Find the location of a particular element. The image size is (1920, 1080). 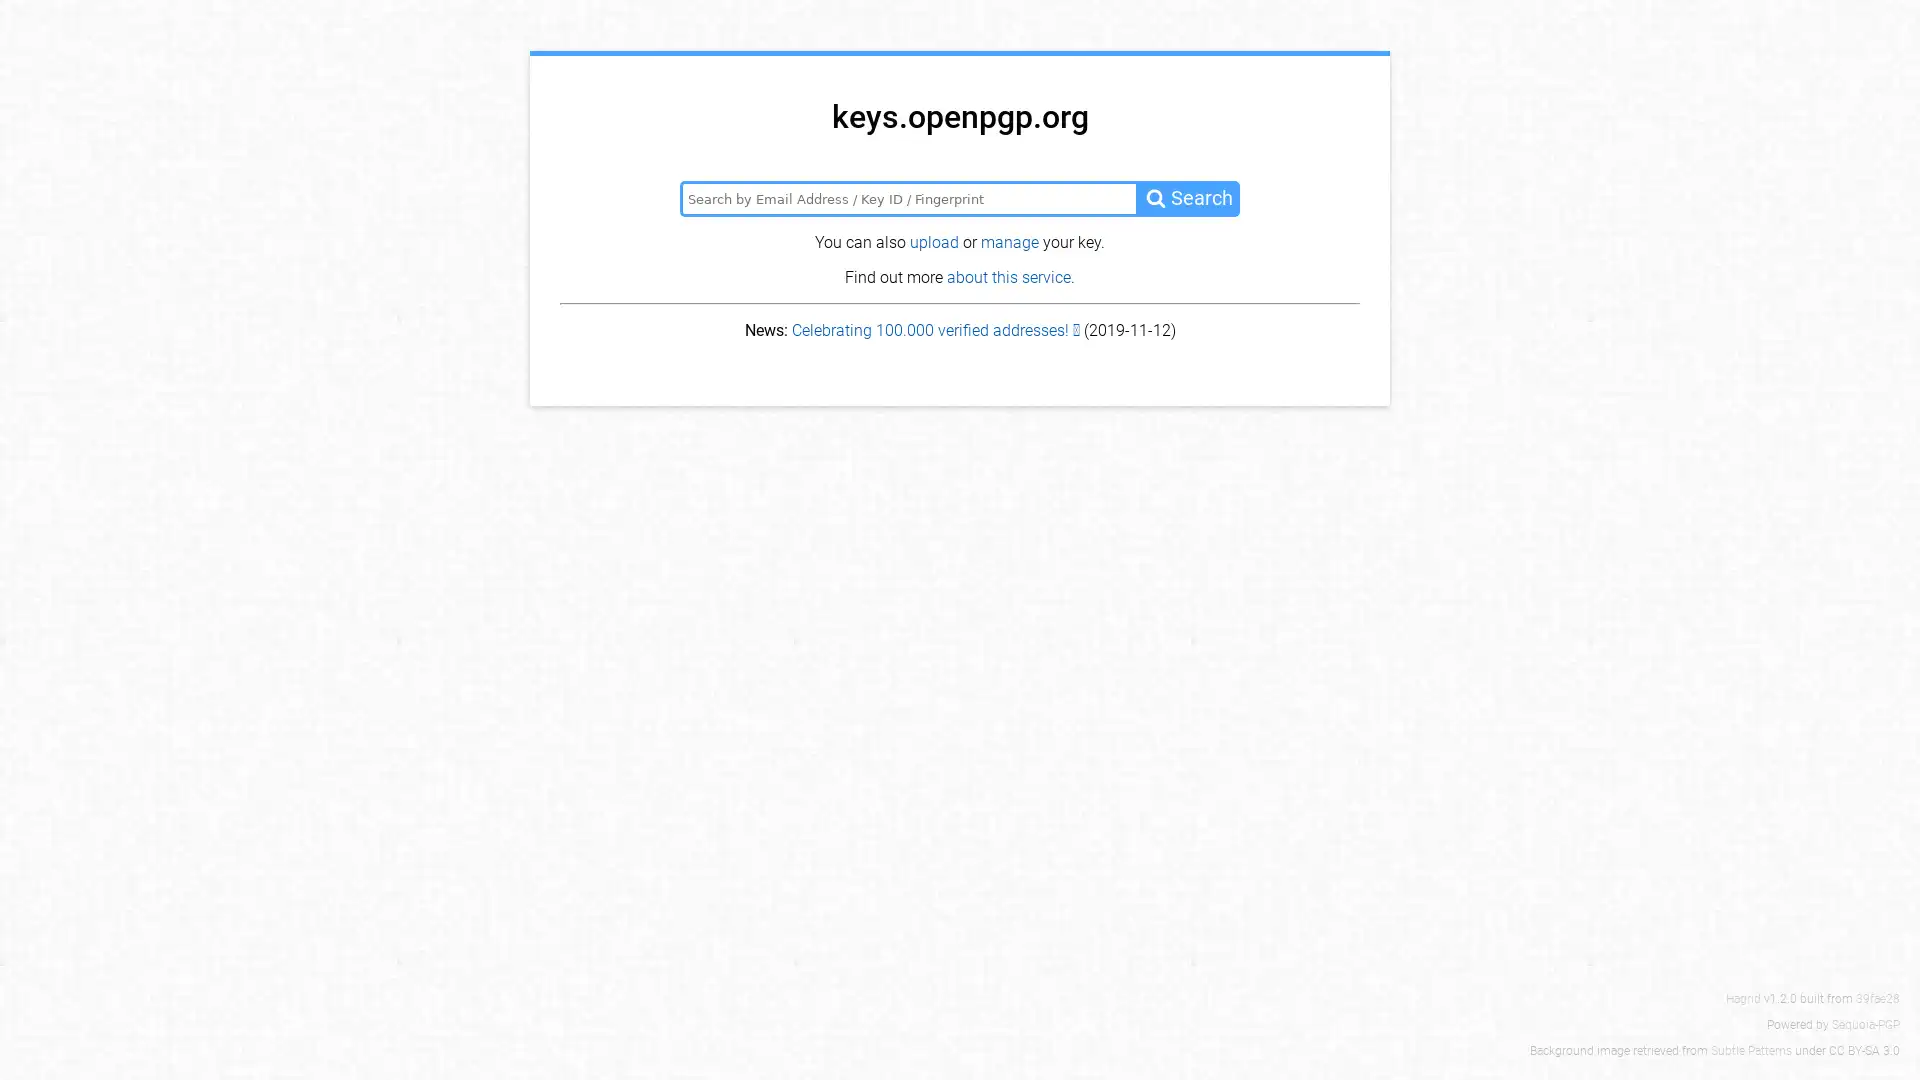

Search is located at coordinates (1189, 199).